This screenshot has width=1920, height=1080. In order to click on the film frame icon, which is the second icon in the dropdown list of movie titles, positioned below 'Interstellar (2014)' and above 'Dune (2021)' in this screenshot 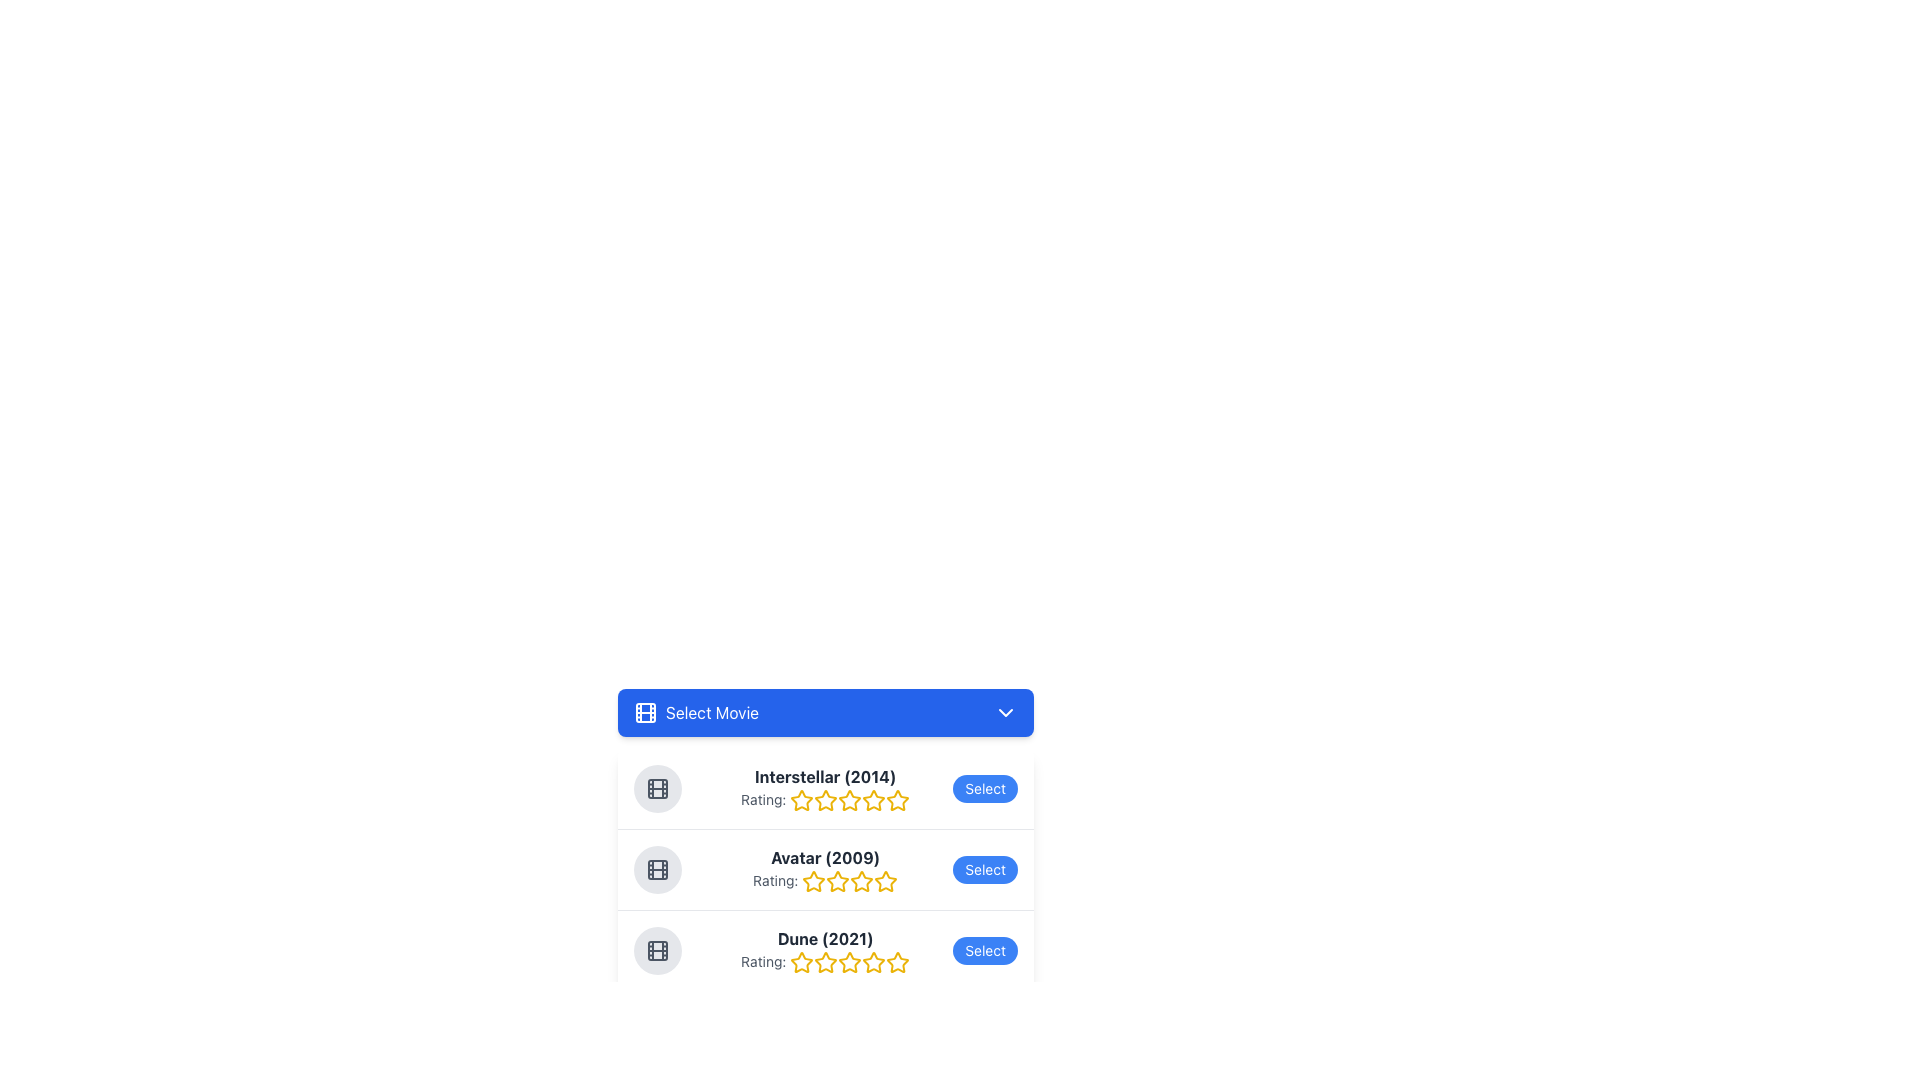, I will do `click(657, 869)`.